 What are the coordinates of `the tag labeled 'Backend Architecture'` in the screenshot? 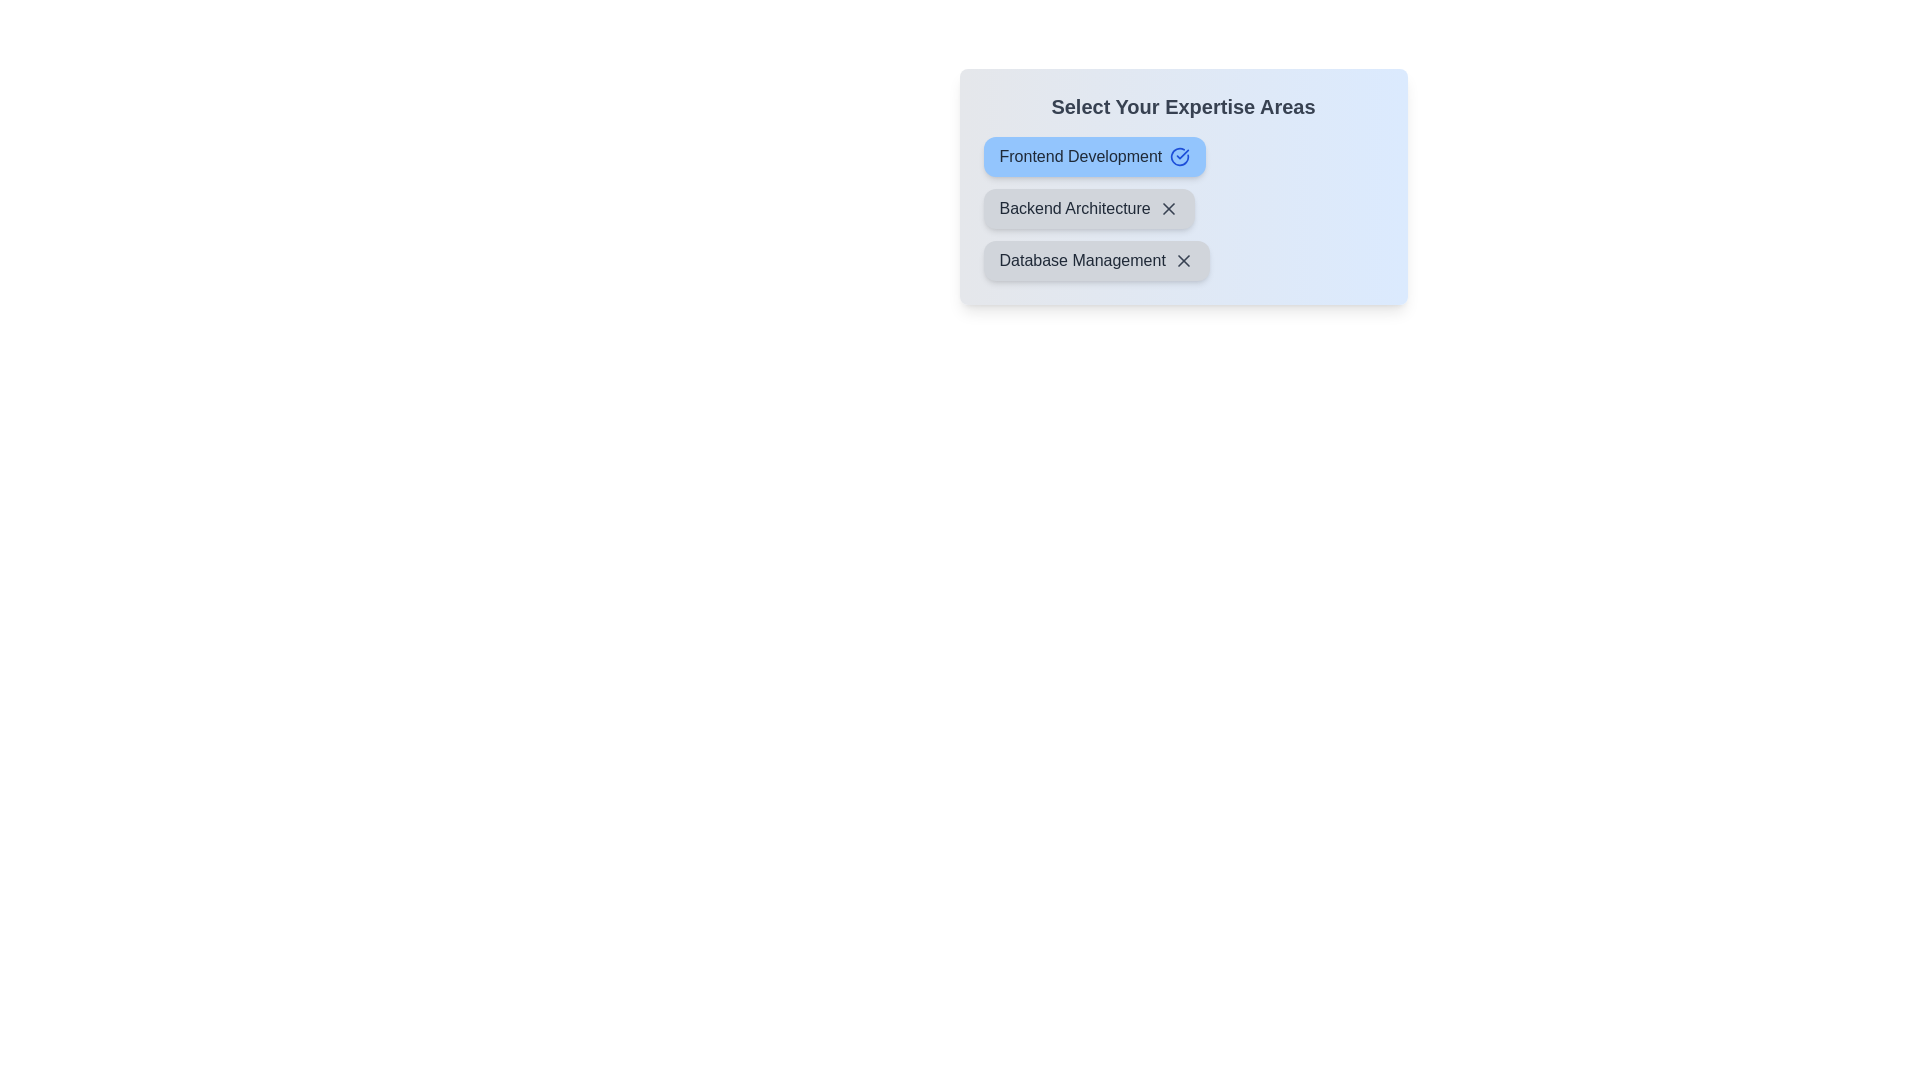 It's located at (1088, 208).